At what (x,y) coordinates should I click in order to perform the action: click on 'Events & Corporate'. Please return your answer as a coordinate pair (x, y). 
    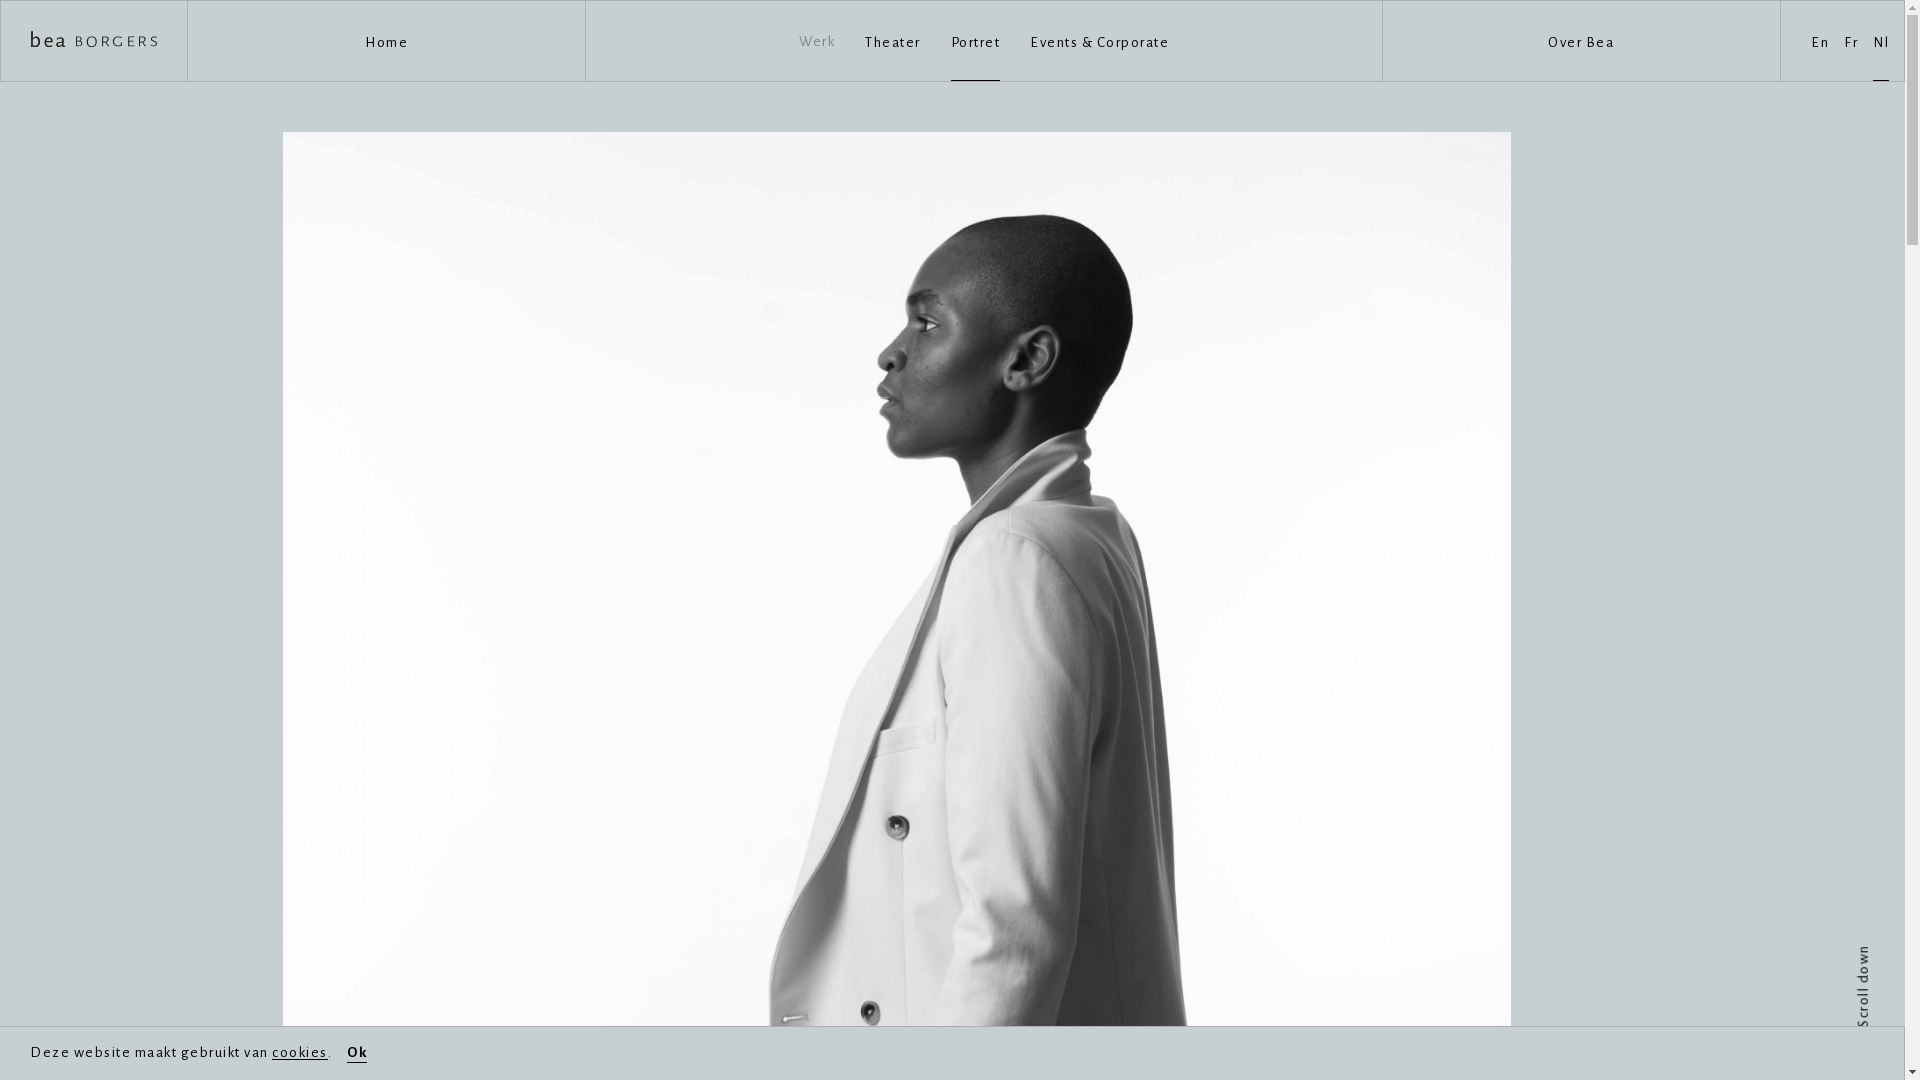
    Looking at the image, I should click on (1098, 40).